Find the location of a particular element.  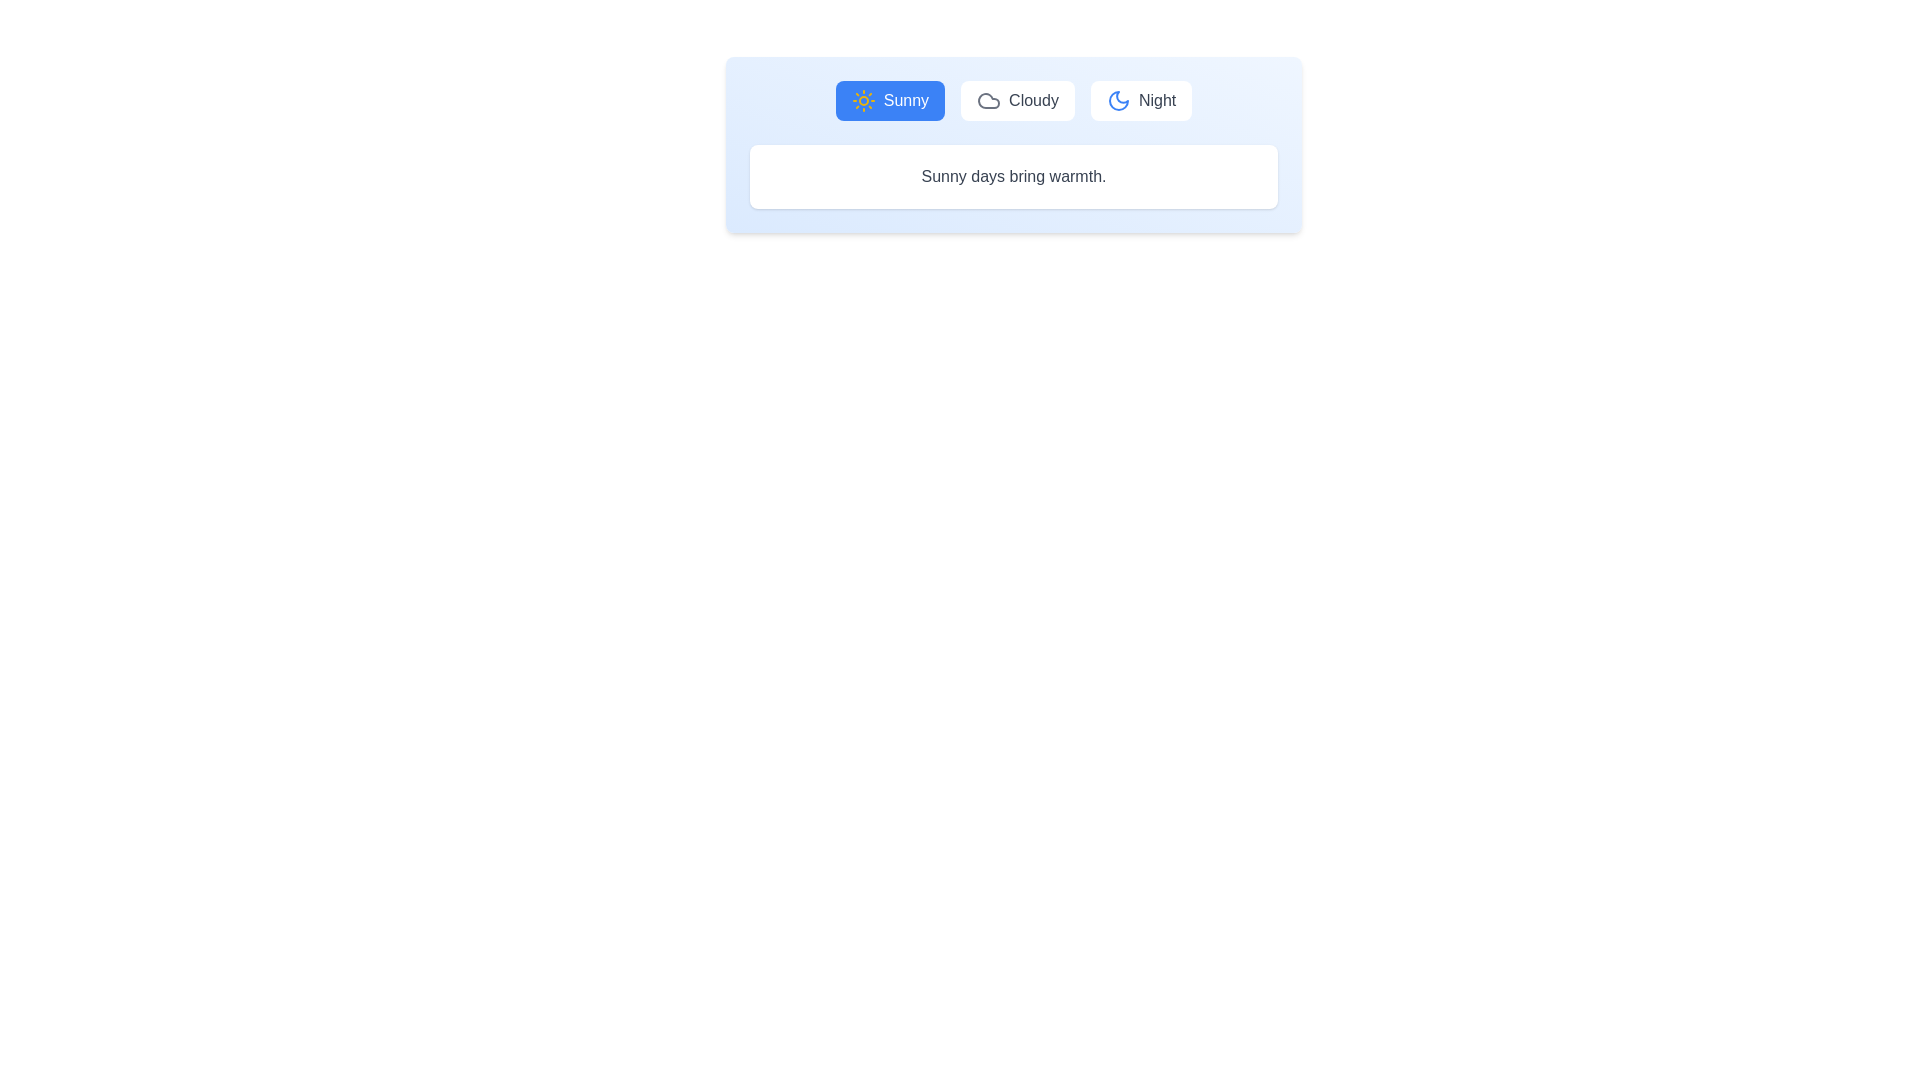

the Cloudy tab to display its content is located at coordinates (1017, 100).